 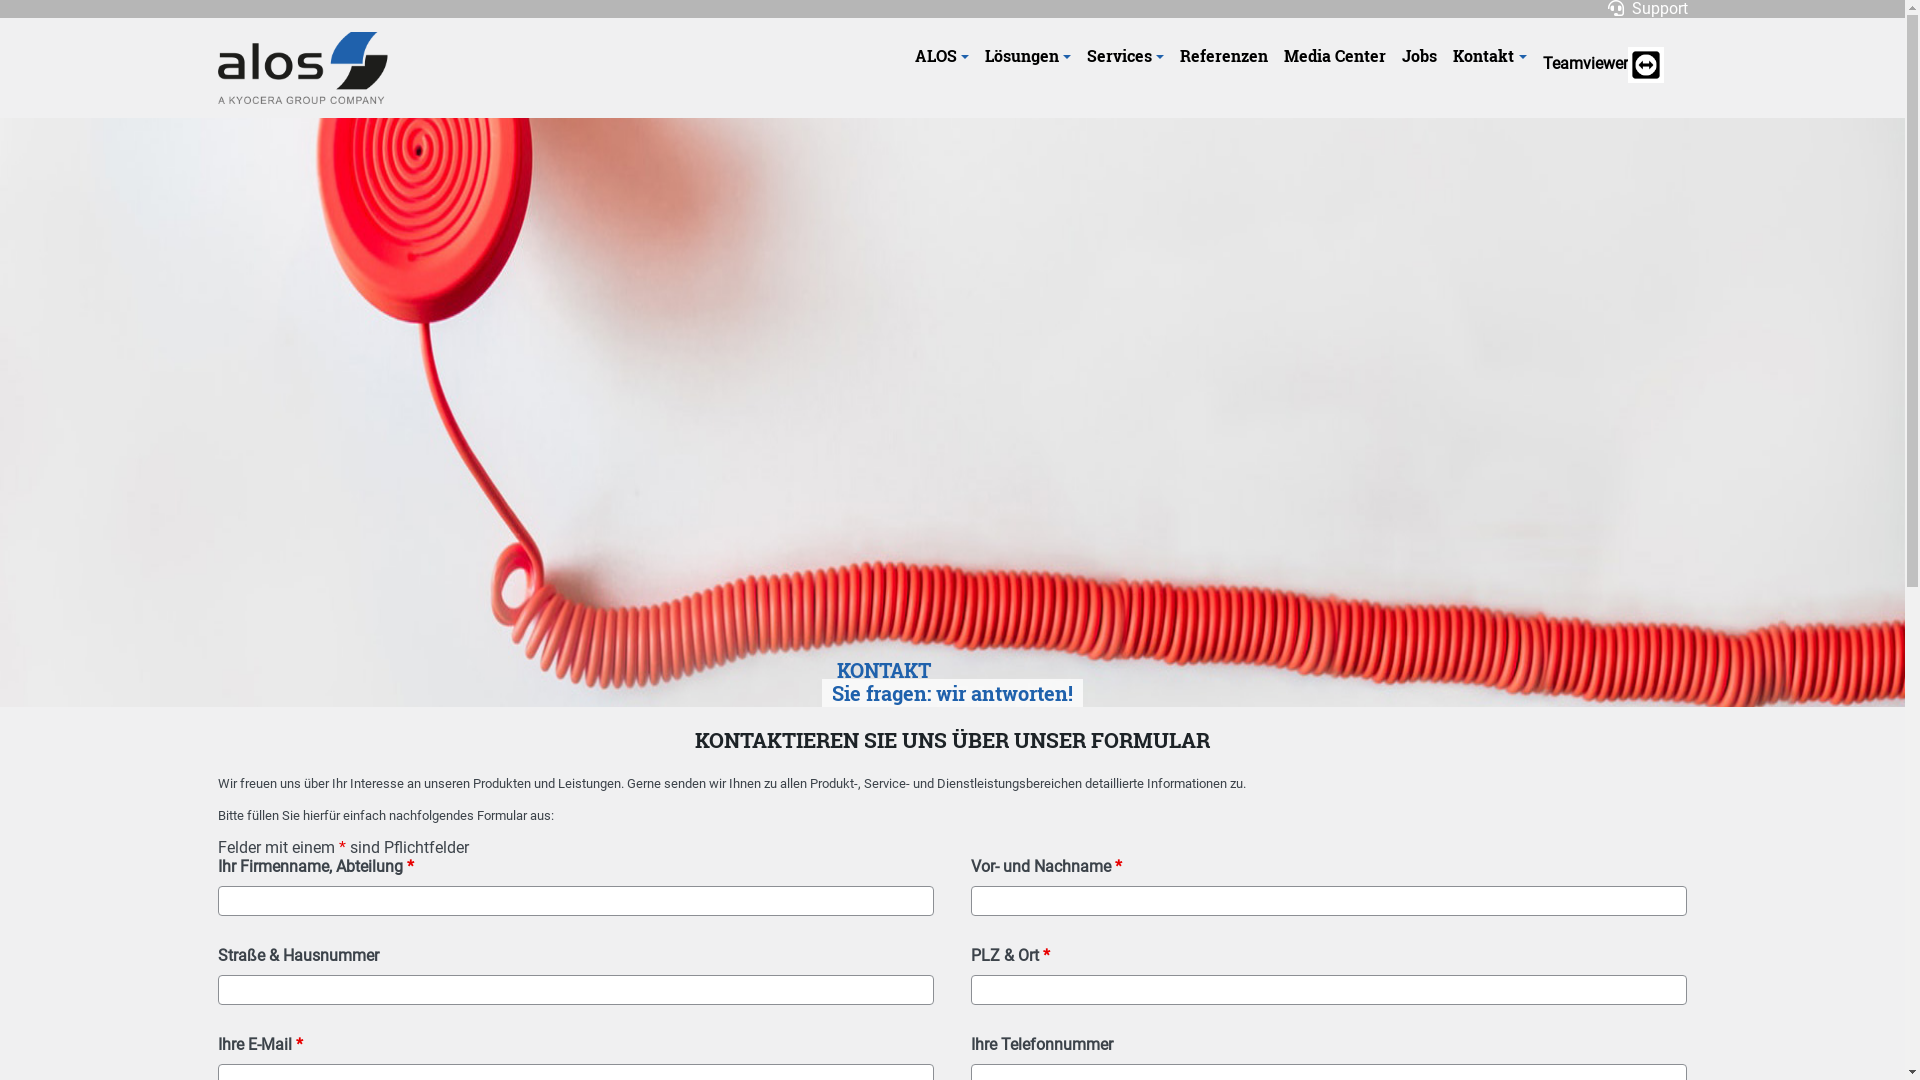 What do you see at coordinates (1334, 55) in the screenshot?
I see `'Media Center'` at bounding box center [1334, 55].